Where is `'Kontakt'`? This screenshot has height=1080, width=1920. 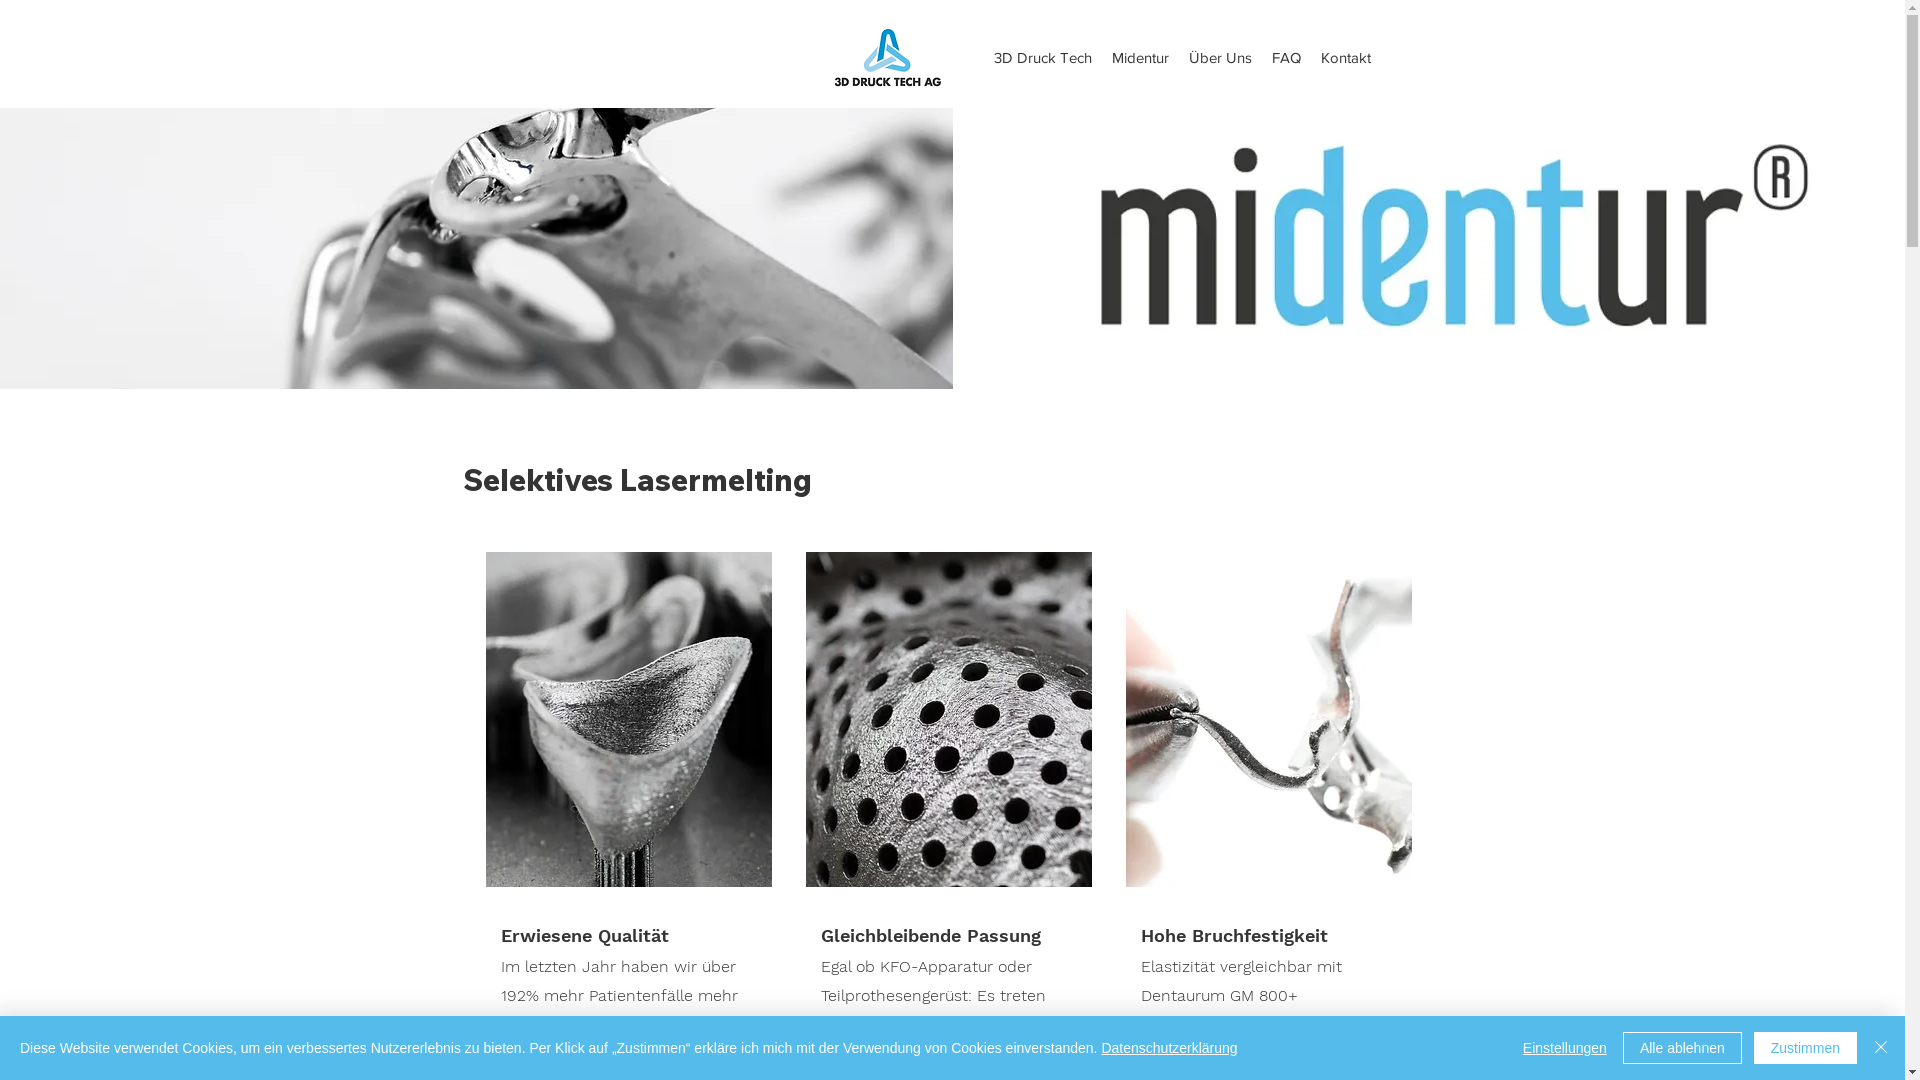
'Kontakt' is located at coordinates (1345, 56).